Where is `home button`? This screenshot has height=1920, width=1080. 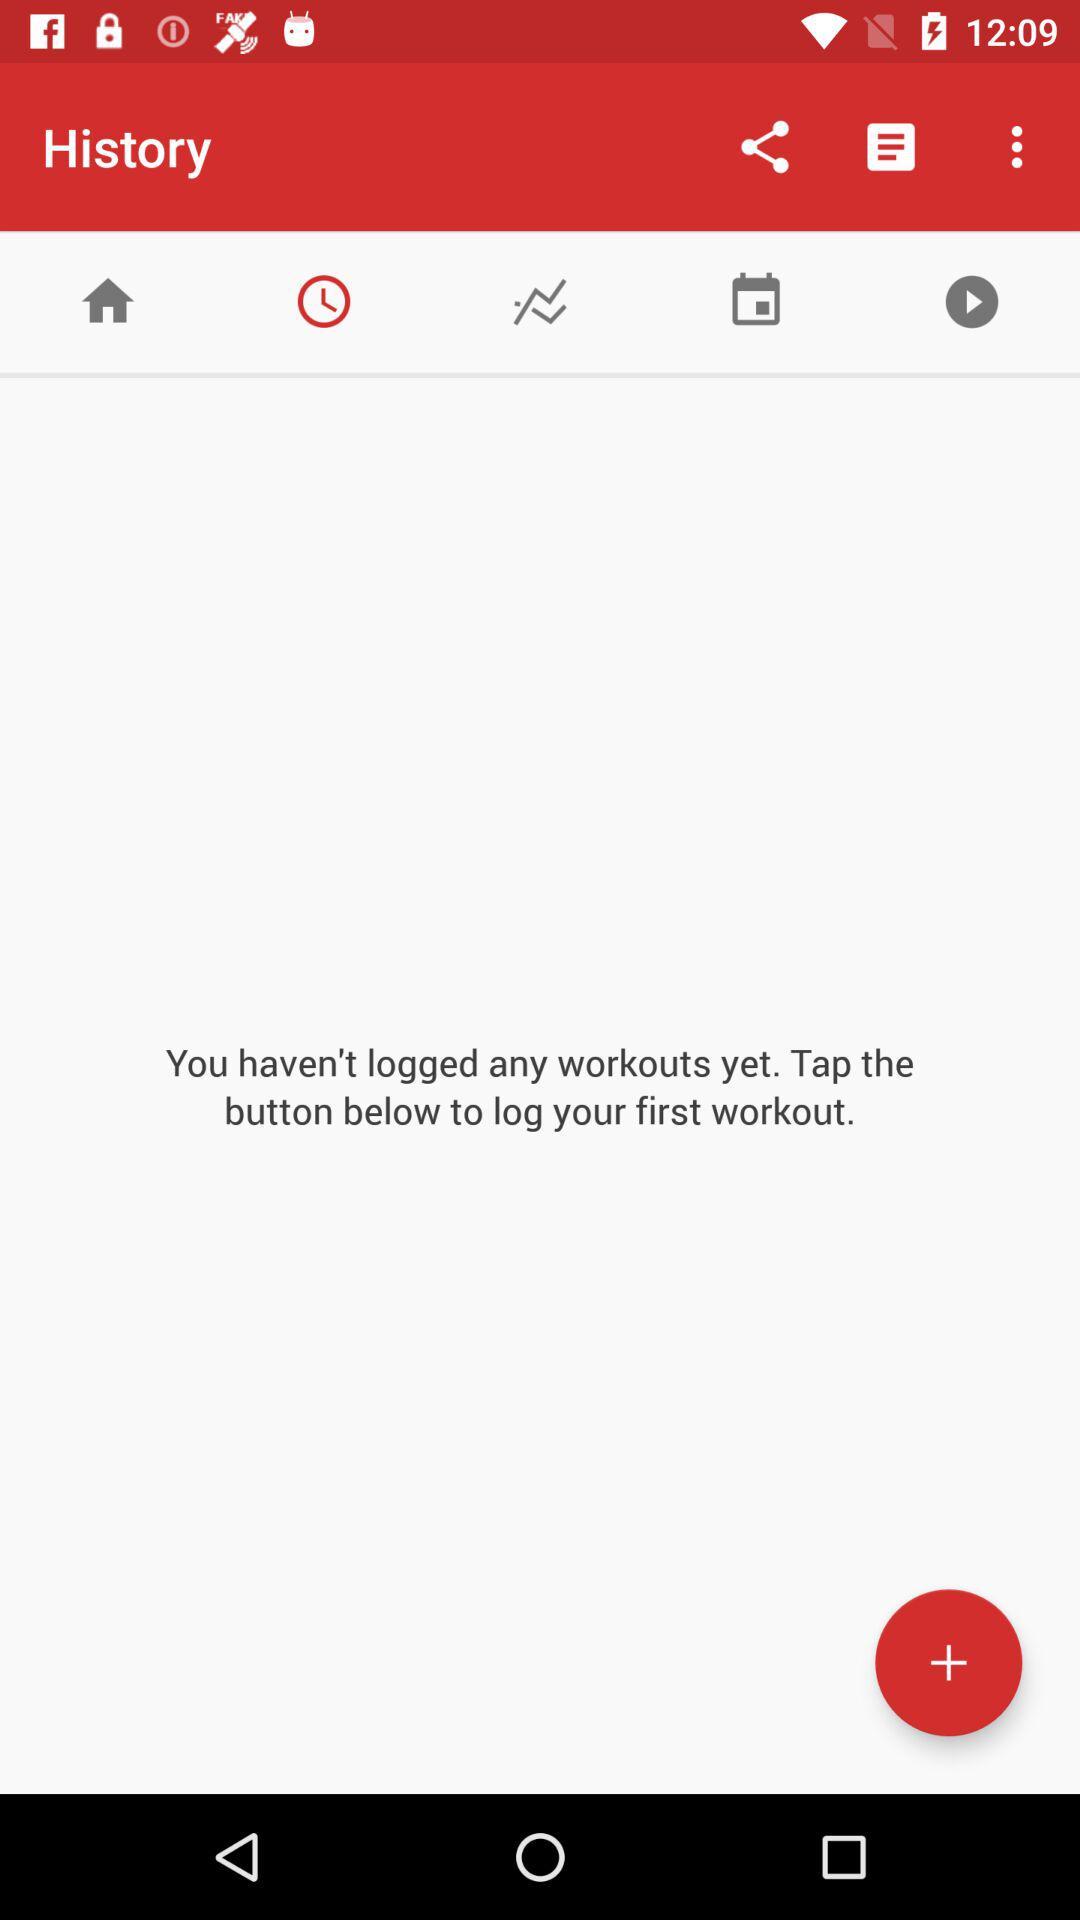
home button is located at coordinates (108, 300).